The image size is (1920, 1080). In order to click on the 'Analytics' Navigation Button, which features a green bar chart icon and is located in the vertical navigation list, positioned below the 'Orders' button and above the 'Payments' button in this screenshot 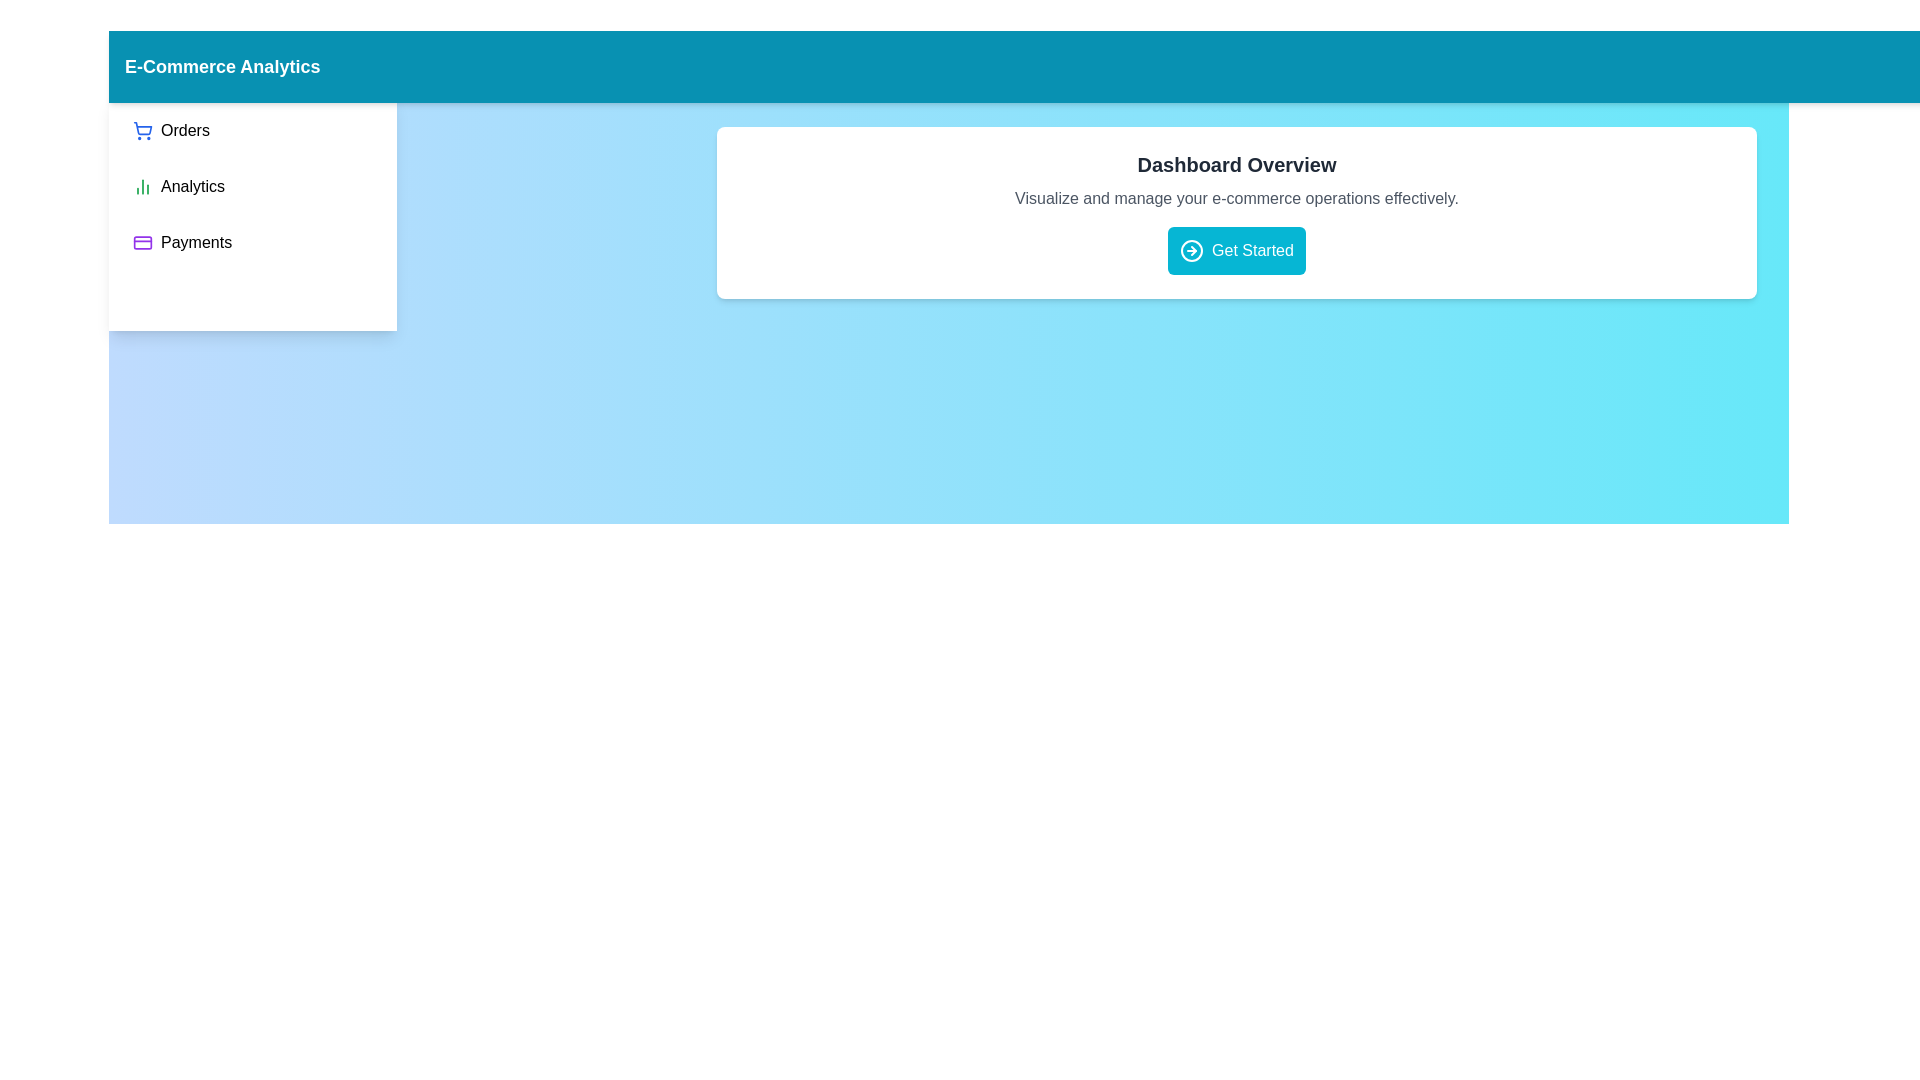, I will do `click(178, 186)`.